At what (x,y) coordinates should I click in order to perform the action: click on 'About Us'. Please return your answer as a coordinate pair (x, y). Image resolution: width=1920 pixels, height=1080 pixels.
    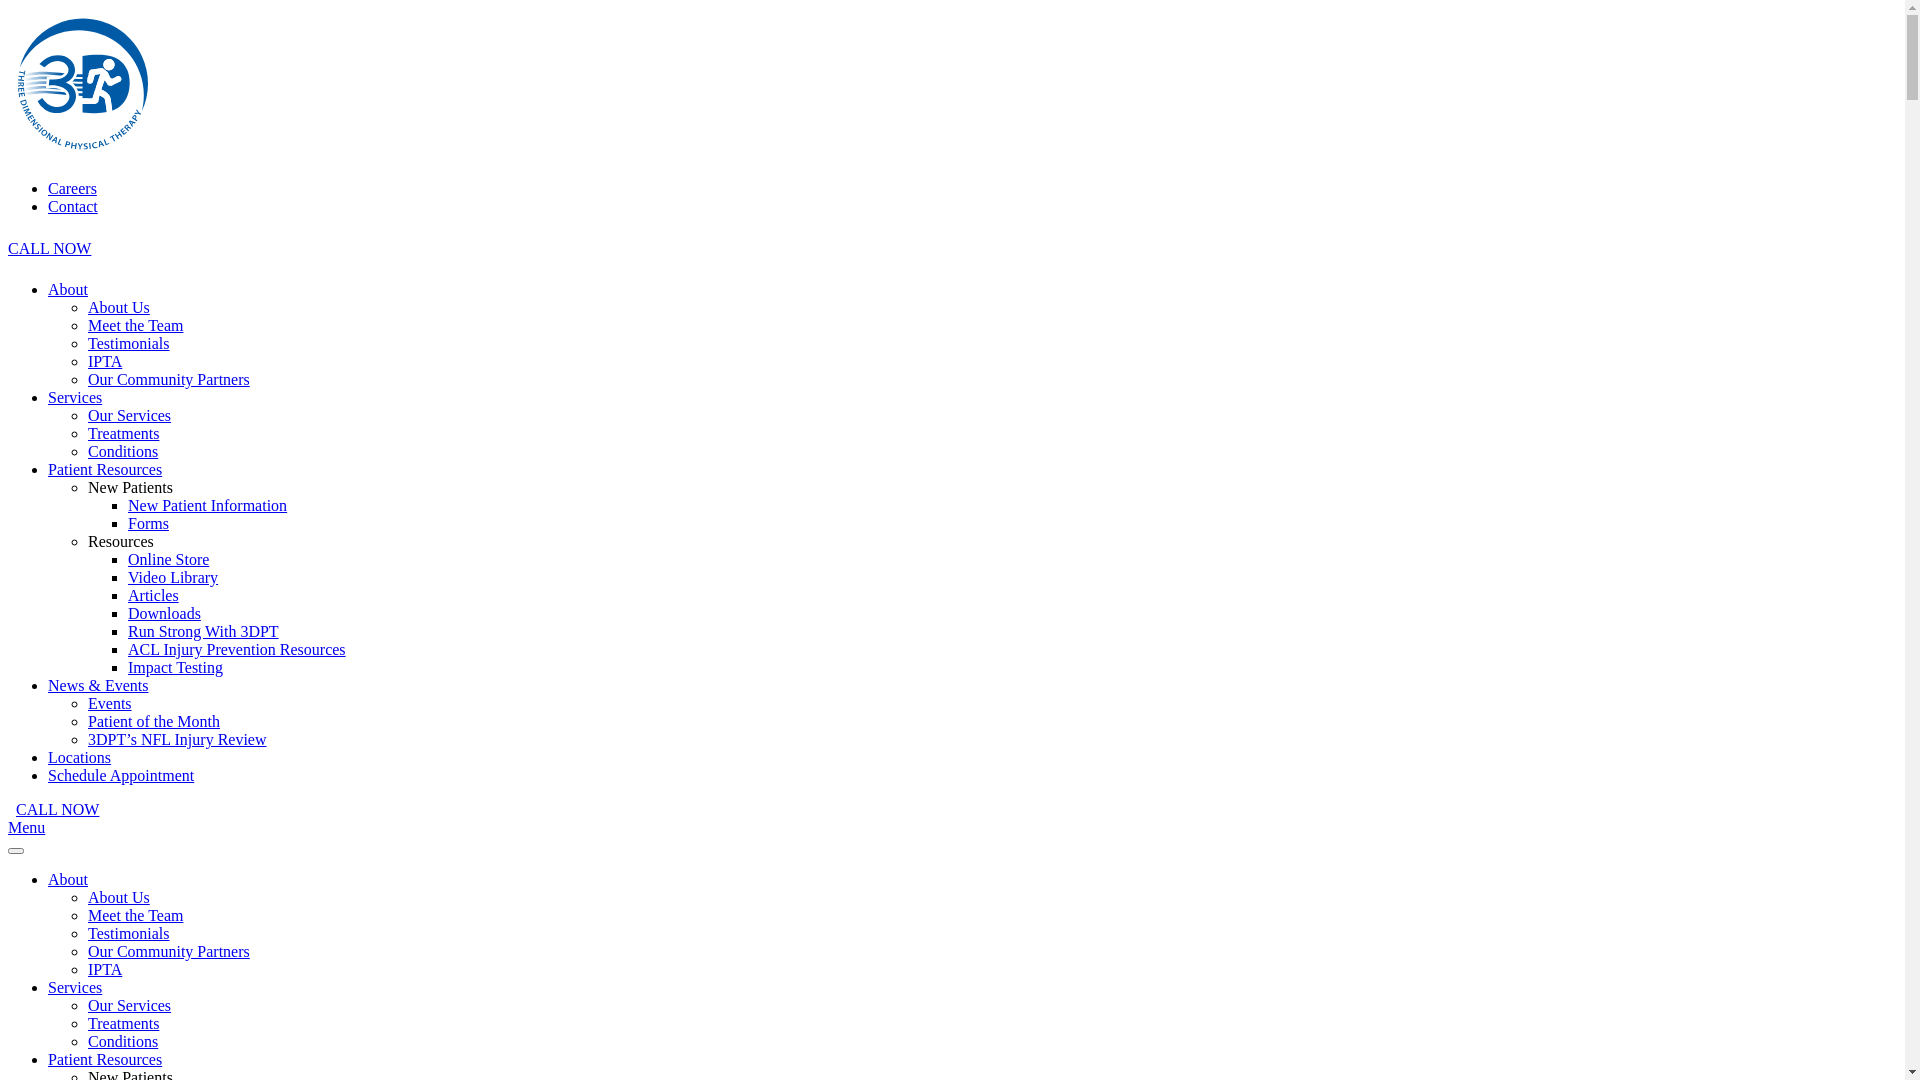
    Looking at the image, I should click on (118, 896).